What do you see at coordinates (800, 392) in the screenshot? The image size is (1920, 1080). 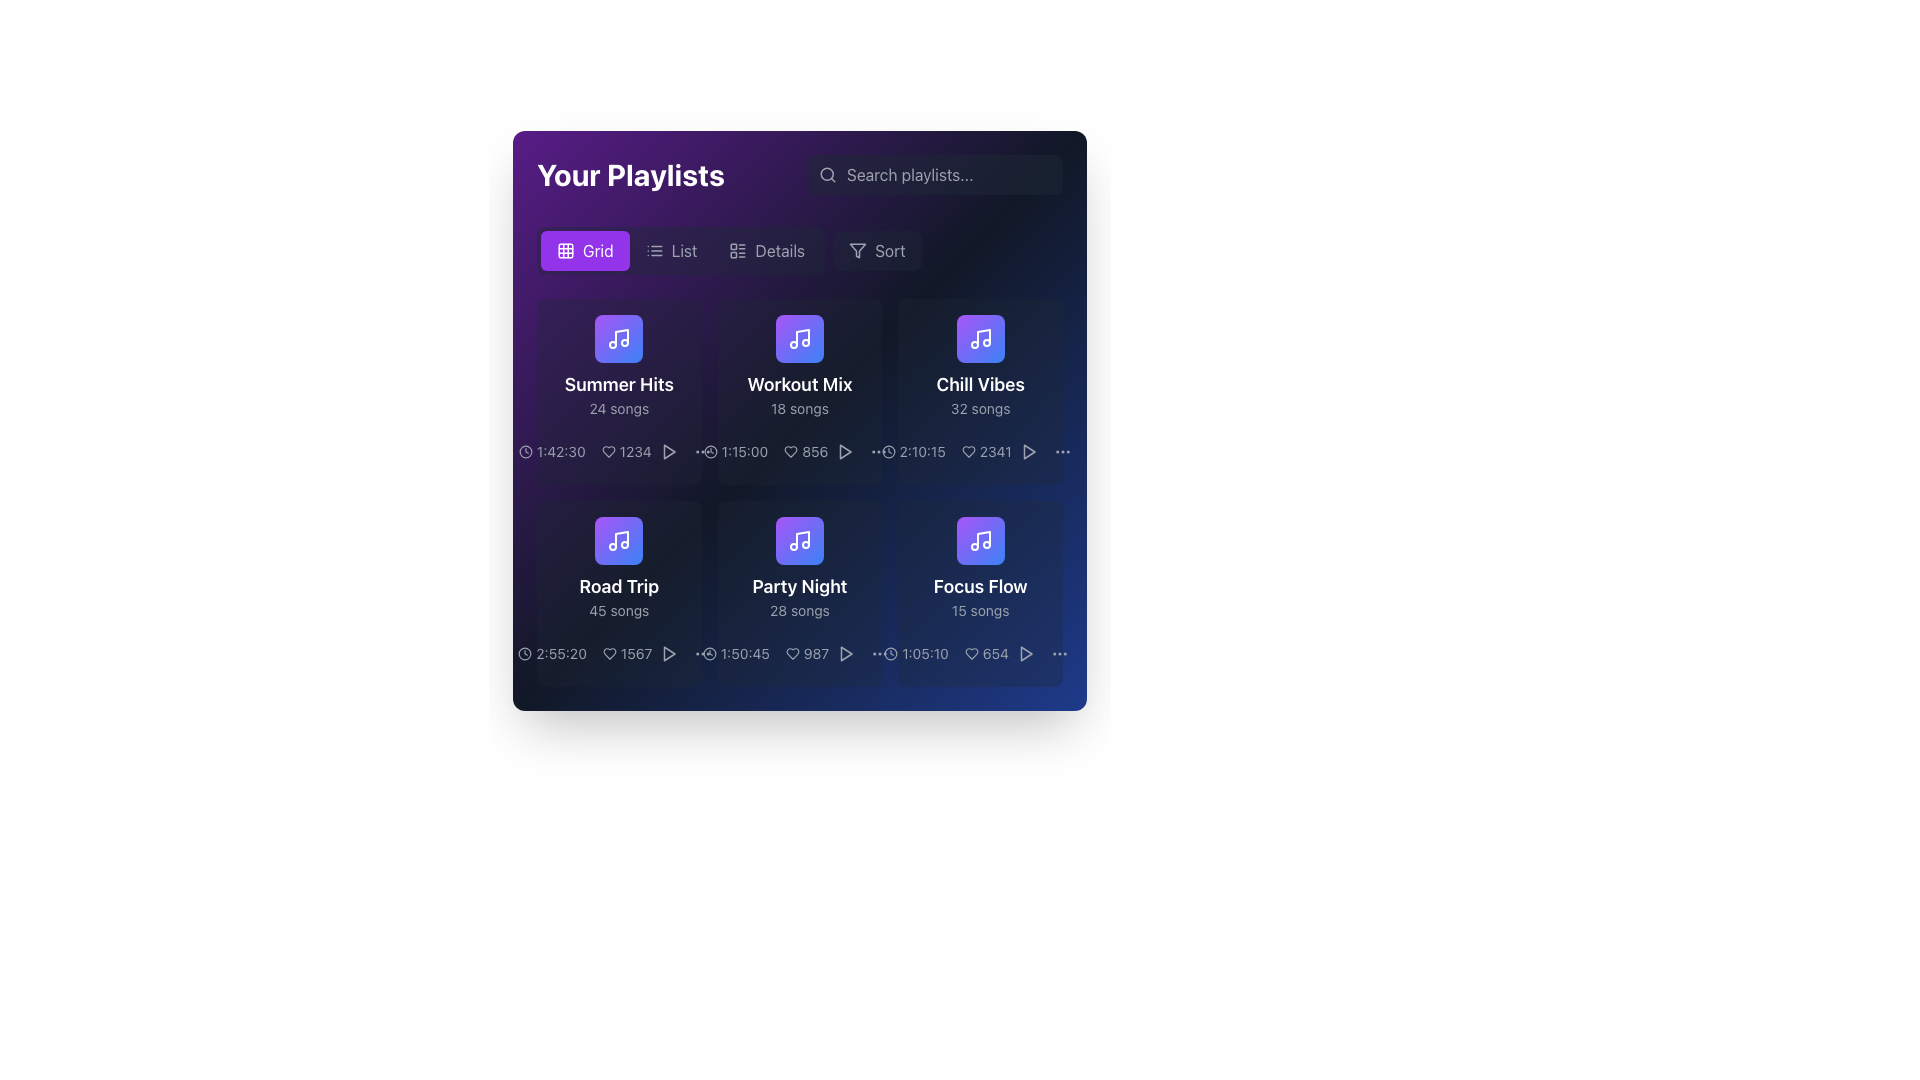 I see `the 'Workout Mix' playlist item, which has a dark semi-transparent background, a musical note icon, and displays the title 'Workout Mix' with a duration of '1:15:00'` at bounding box center [800, 392].